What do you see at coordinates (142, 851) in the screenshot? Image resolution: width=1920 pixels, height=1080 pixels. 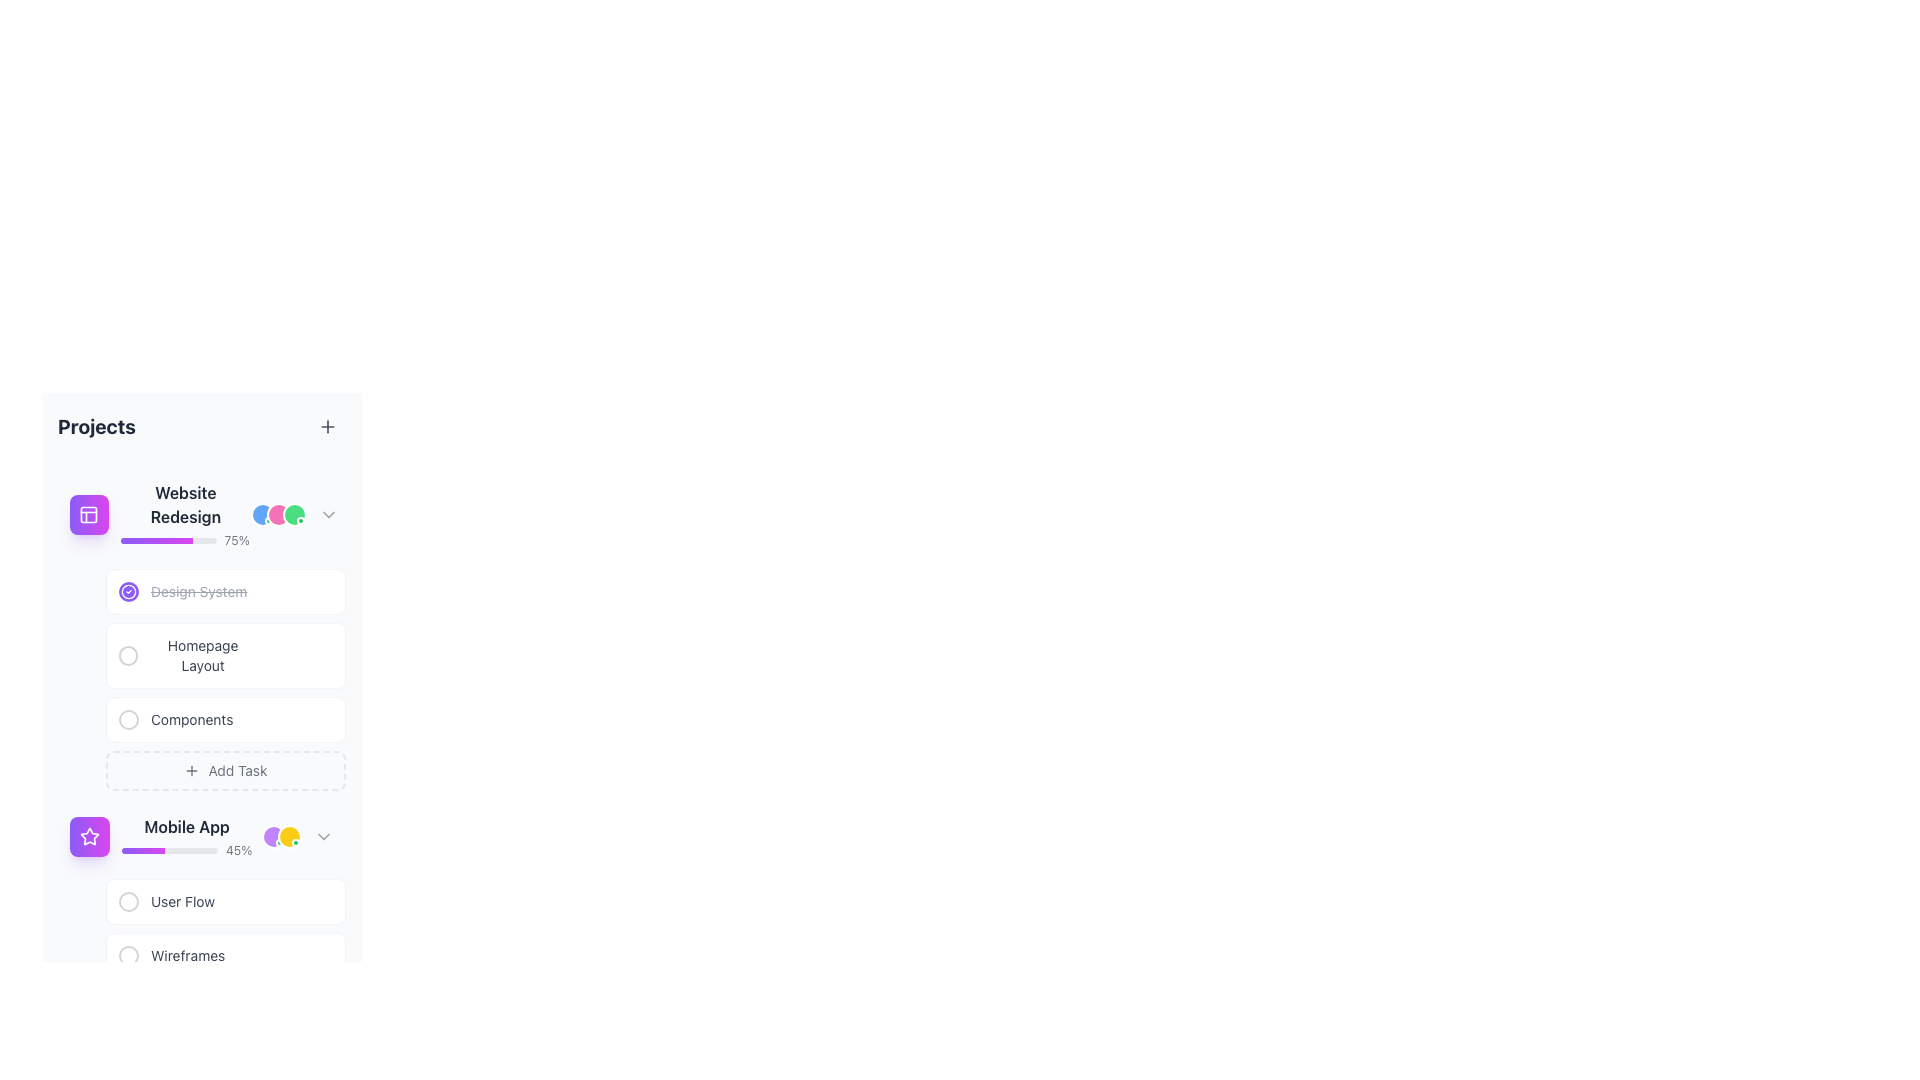 I see `the progress bar fill element under the 'Mobile App' section in the left sidebar, which visually represents the task completion at '45%'` at bounding box center [142, 851].